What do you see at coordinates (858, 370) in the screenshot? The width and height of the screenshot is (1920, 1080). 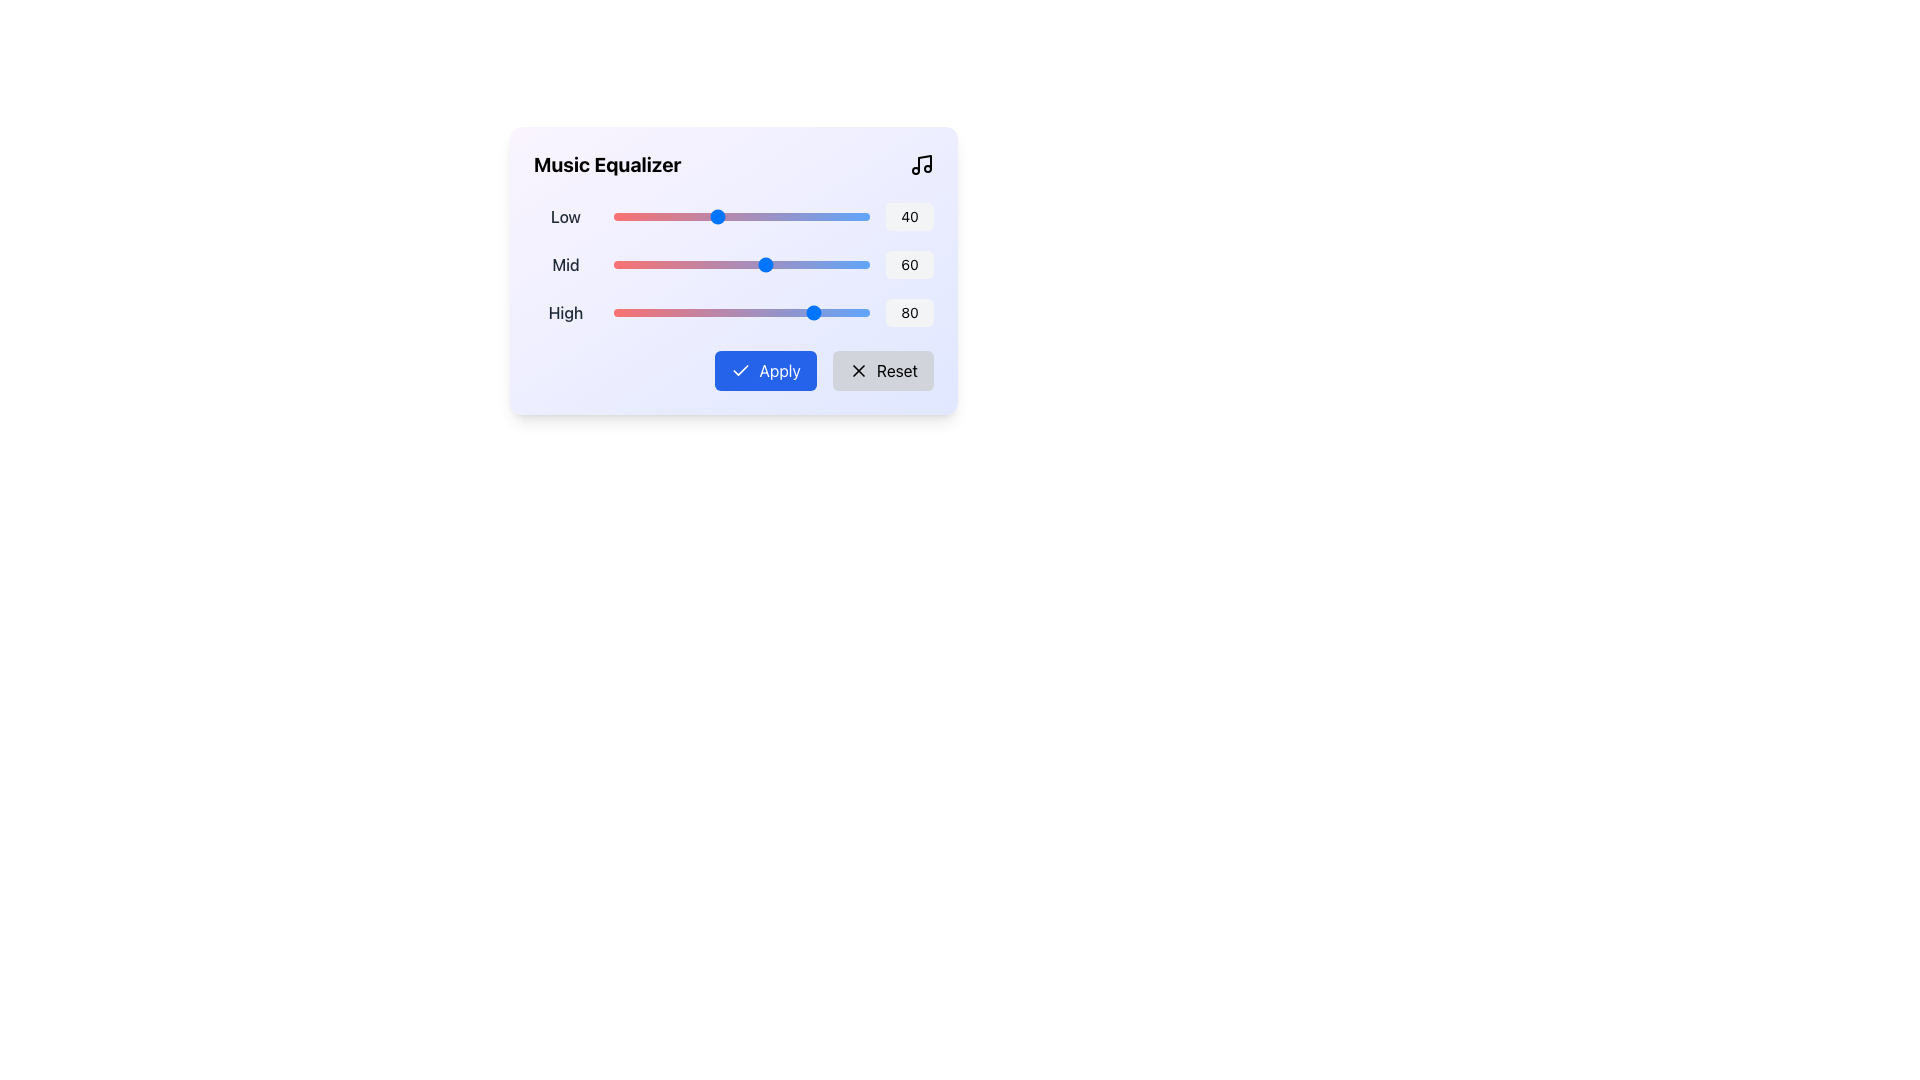 I see `the cancel or close action icon represented by an 'X' shape located in the top-right corner of the card within an SVG graphic` at bounding box center [858, 370].